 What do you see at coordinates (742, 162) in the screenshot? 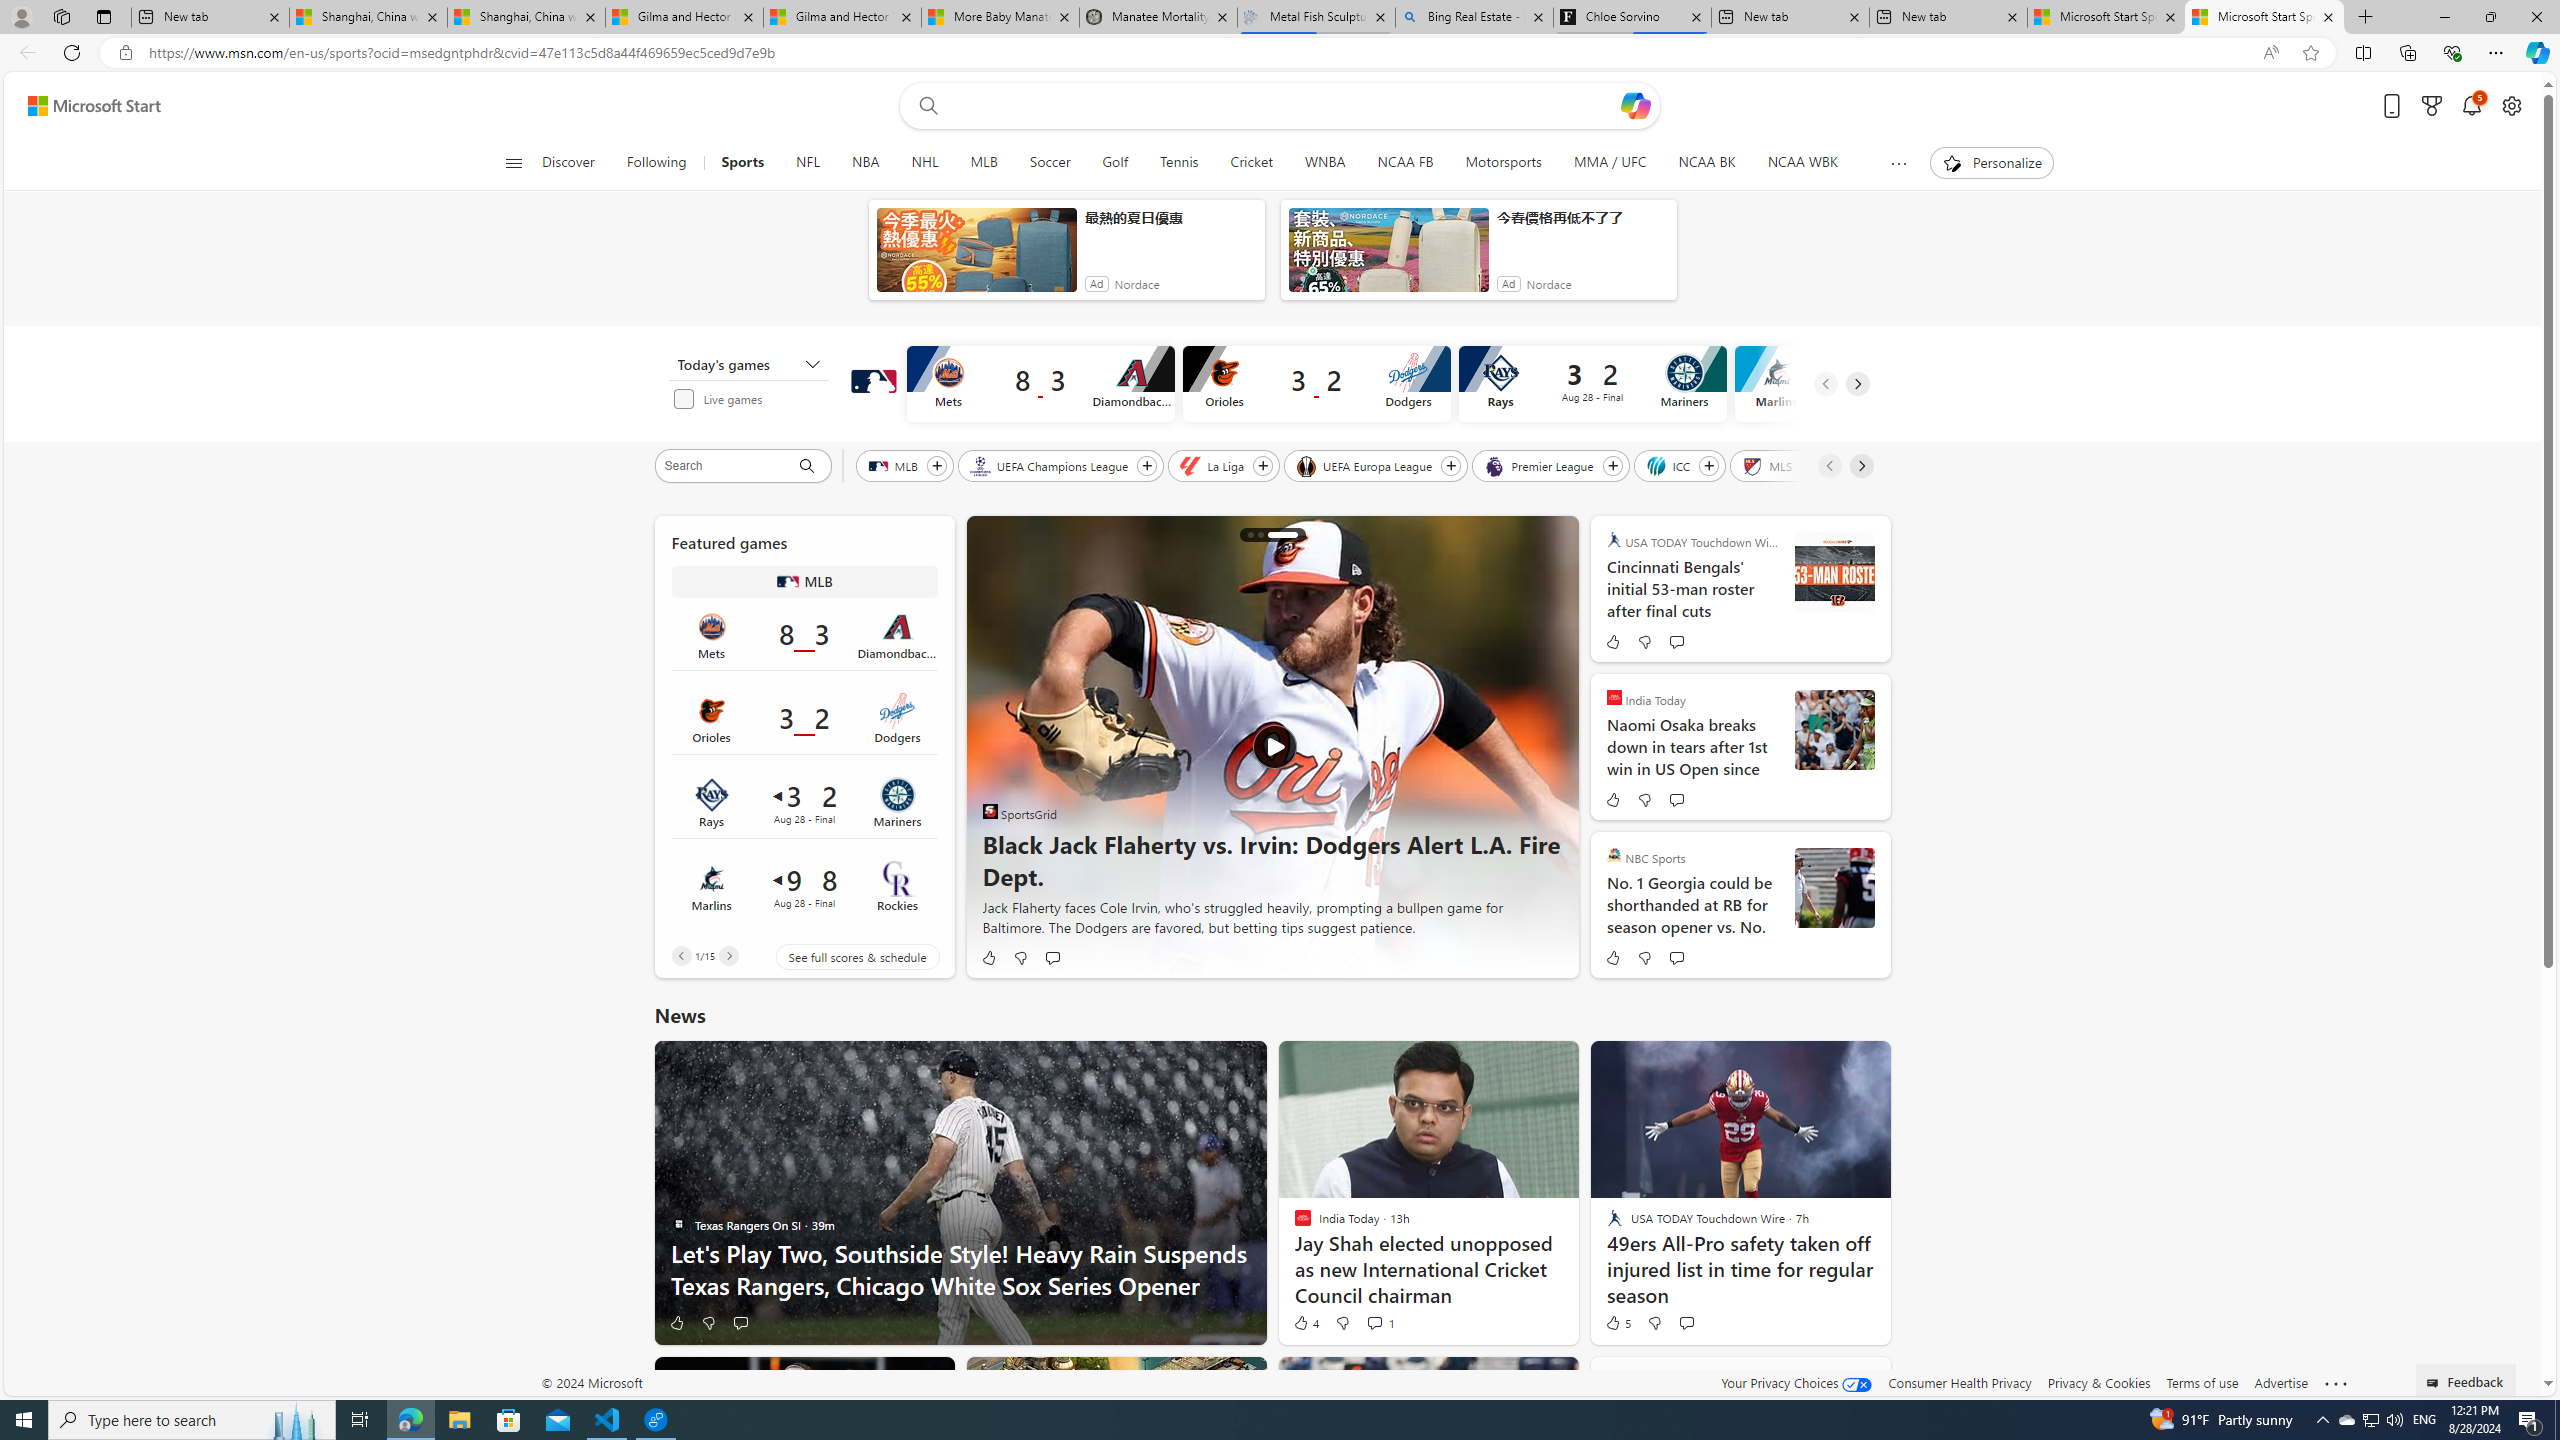
I see `'Sports'` at bounding box center [742, 162].